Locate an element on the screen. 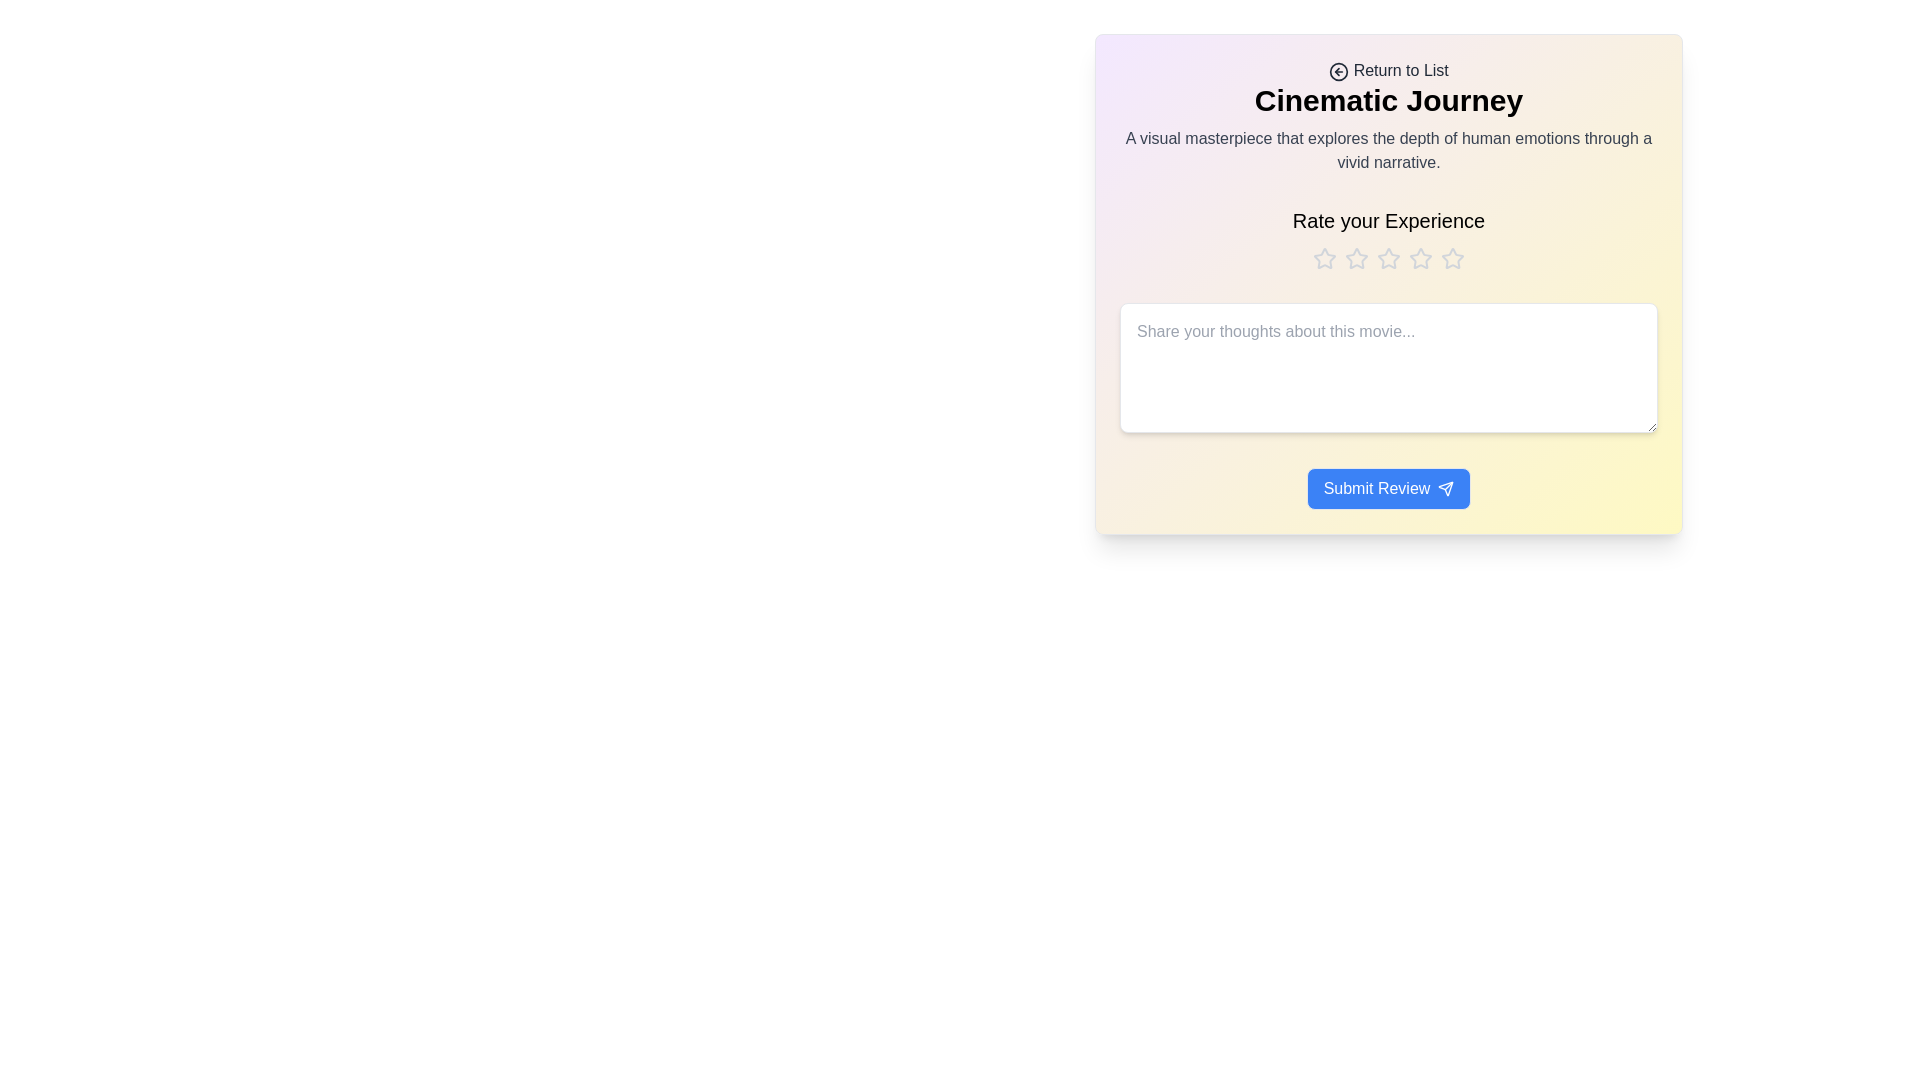 The image size is (1920, 1080). the fourth star icon in the rating system is located at coordinates (1419, 257).